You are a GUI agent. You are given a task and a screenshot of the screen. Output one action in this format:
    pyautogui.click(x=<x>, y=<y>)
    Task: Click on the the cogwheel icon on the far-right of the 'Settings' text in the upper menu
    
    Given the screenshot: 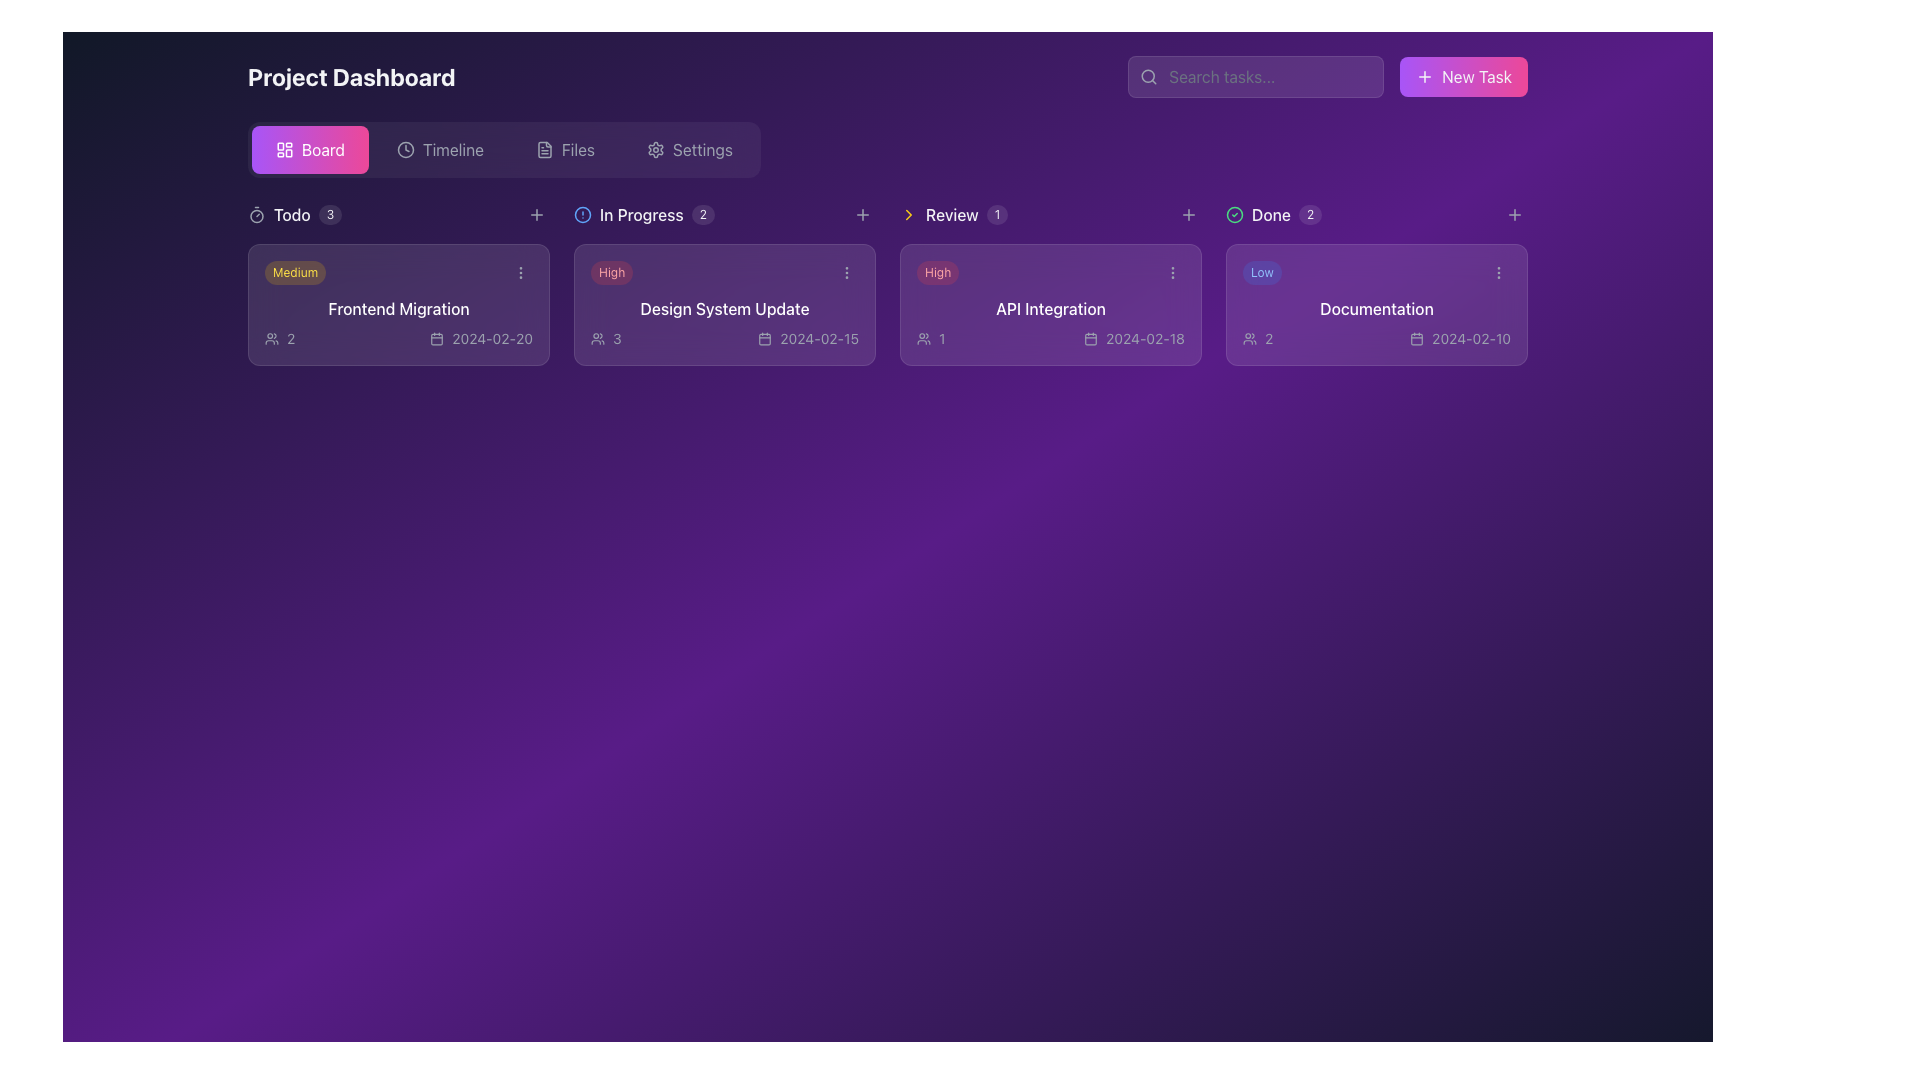 What is the action you would take?
    pyautogui.click(x=656, y=149)
    